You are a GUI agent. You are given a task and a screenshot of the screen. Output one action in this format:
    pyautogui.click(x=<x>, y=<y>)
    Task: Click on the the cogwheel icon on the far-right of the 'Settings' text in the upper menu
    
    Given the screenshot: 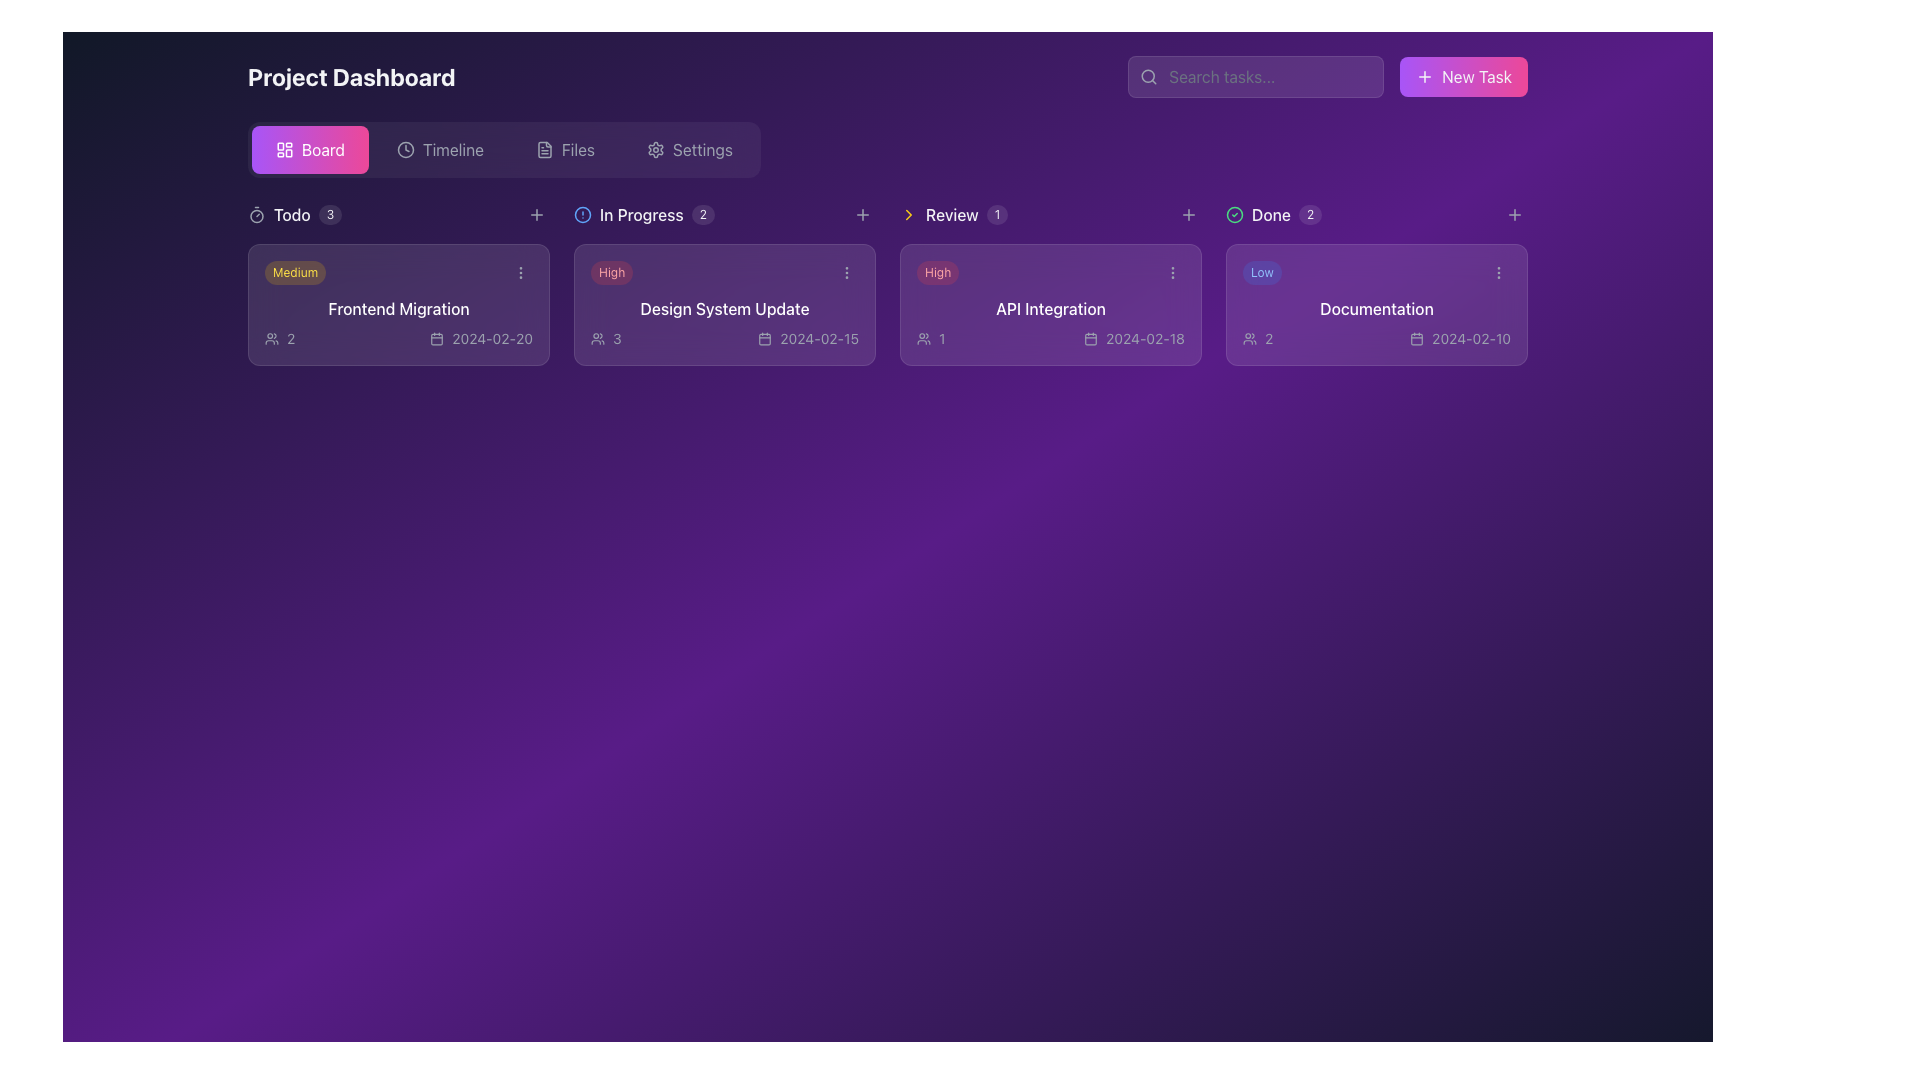 What is the action you would take?
    pyautogui.click(x=656, y=149)
    